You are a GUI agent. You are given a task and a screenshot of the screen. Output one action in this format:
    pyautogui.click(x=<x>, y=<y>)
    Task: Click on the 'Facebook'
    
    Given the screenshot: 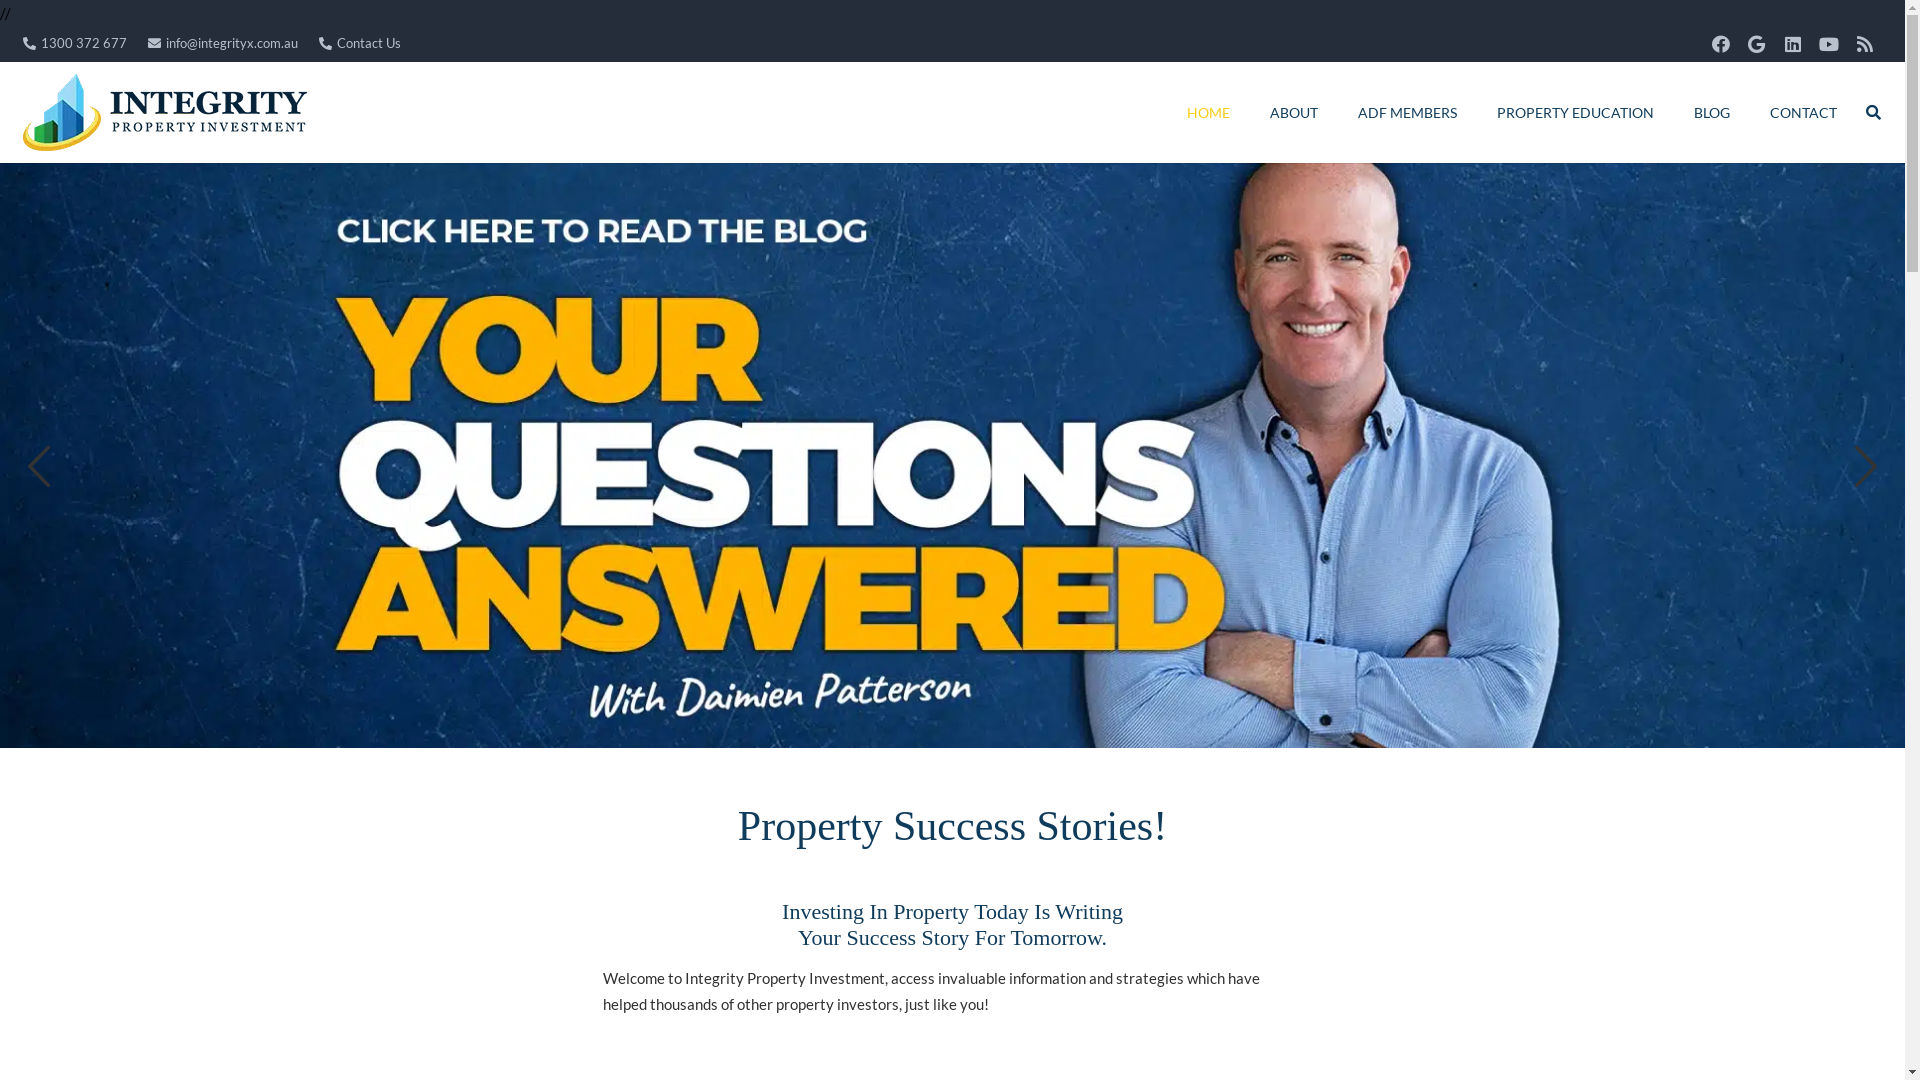 What is the action you would take?
    pyautogui.click(x=1718, y=43)
    